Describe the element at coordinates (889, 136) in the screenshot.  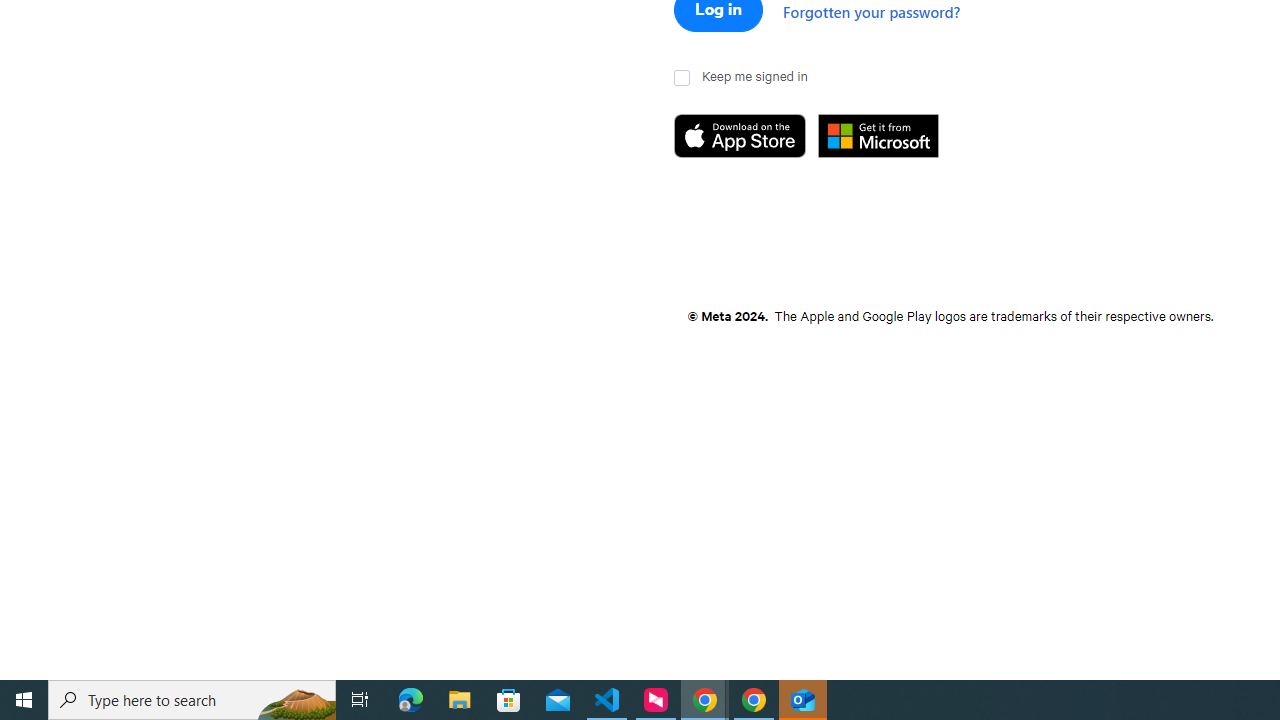
I see `'Get it from Microsoft'` at that location.